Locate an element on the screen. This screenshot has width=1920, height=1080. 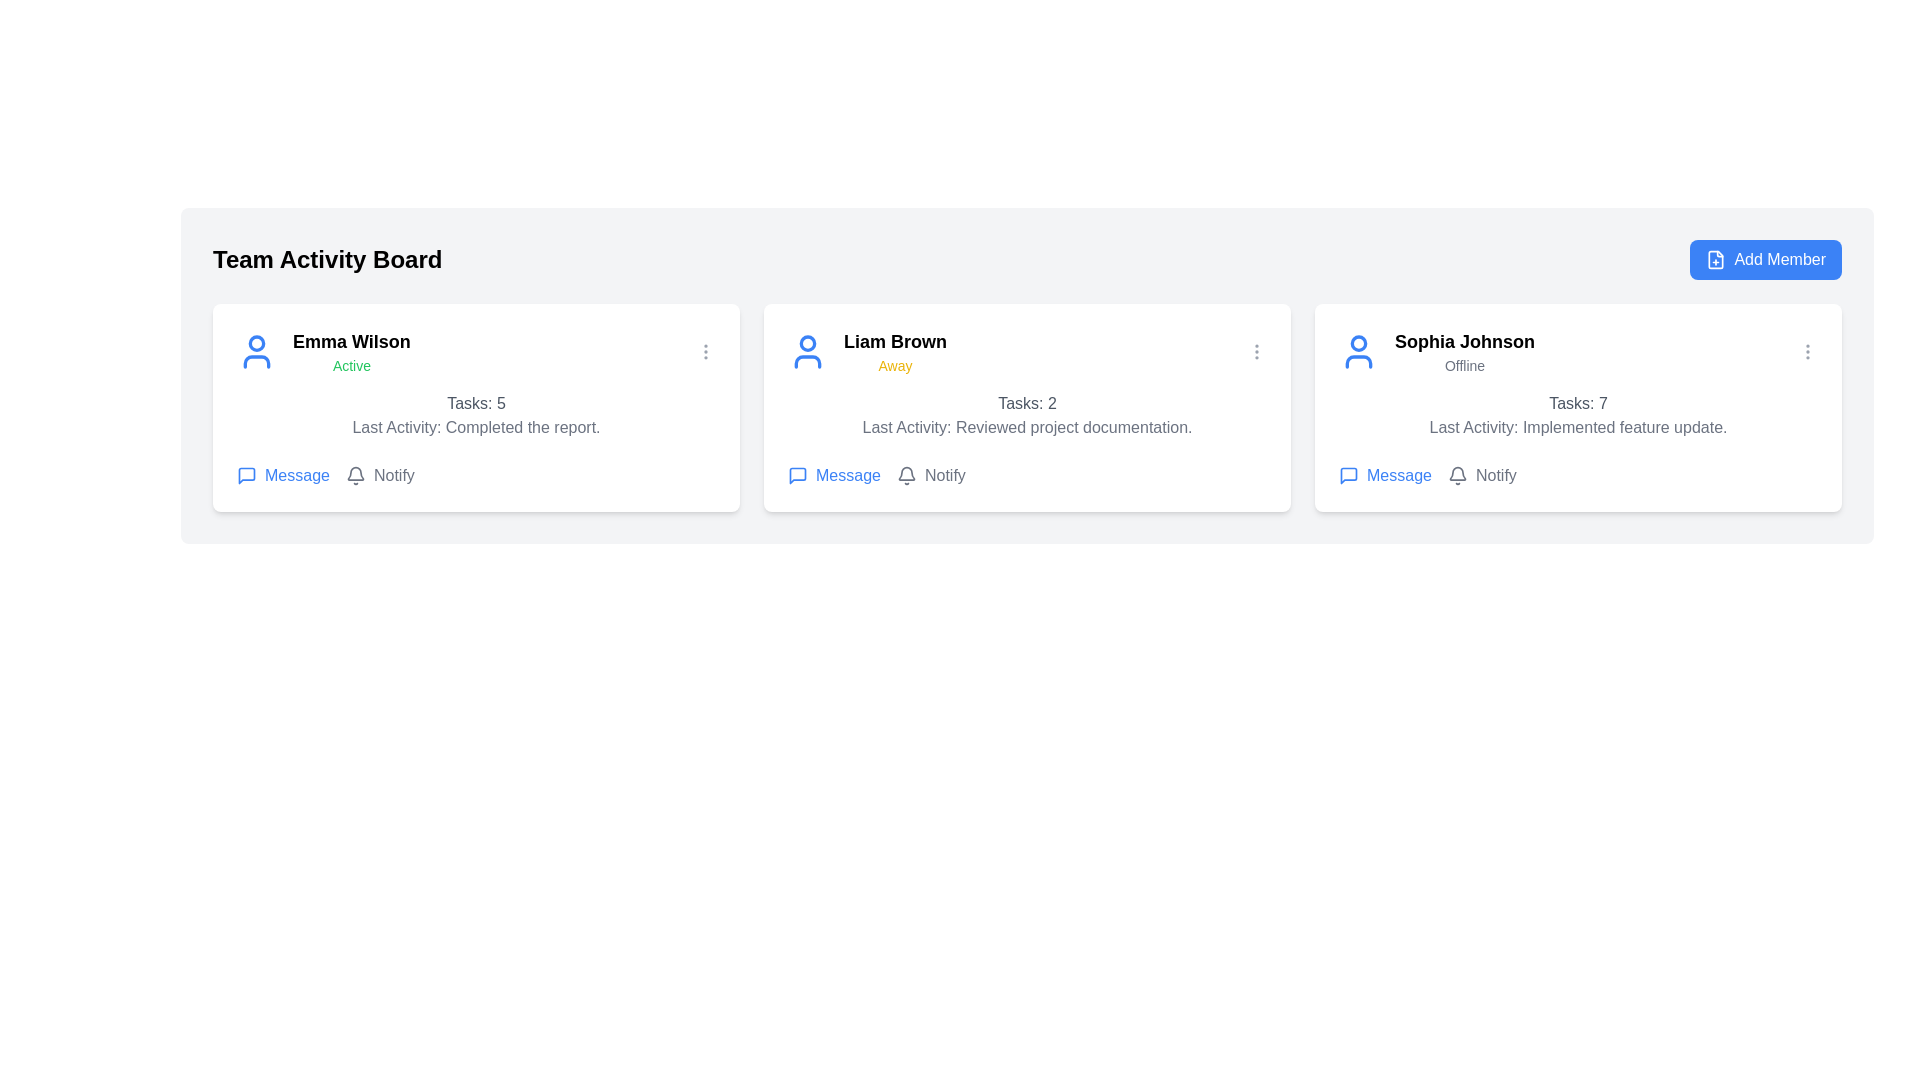
the torso part of the user icon associated with the second card titled 'Liam Brown' in the Team Activity Board interface is located at coordinates (807, 362).